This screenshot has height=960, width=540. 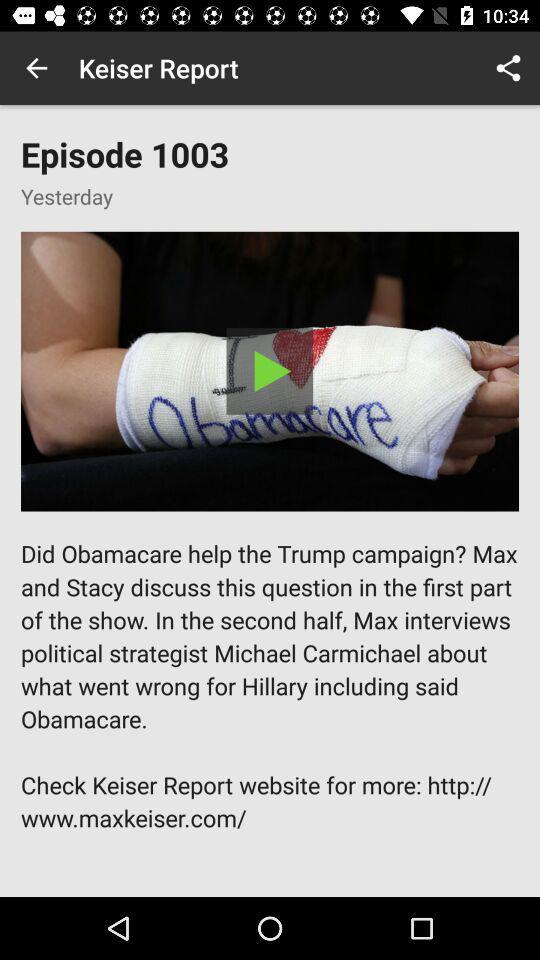 I want to click on the item next to the keiser report app, so click(x=36, y=68).